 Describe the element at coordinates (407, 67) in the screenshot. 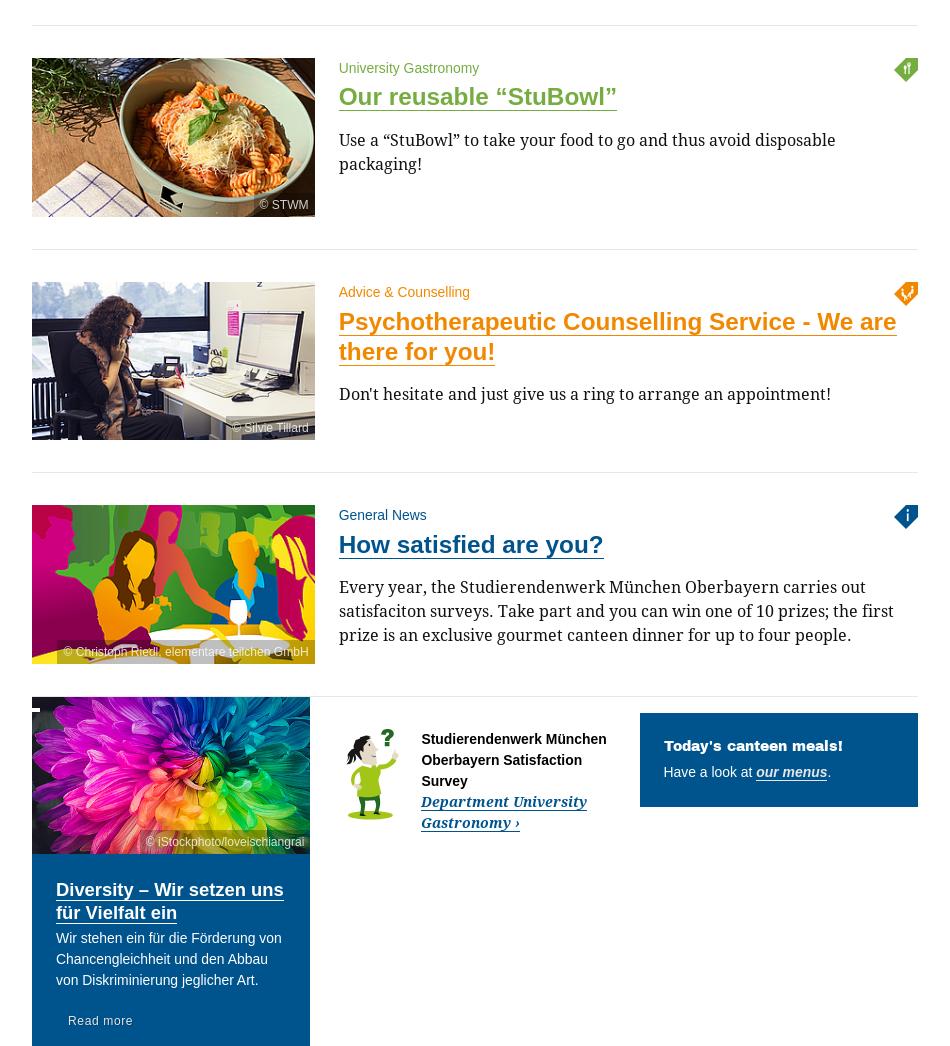

I see `'University Gastronomy'` at that location.